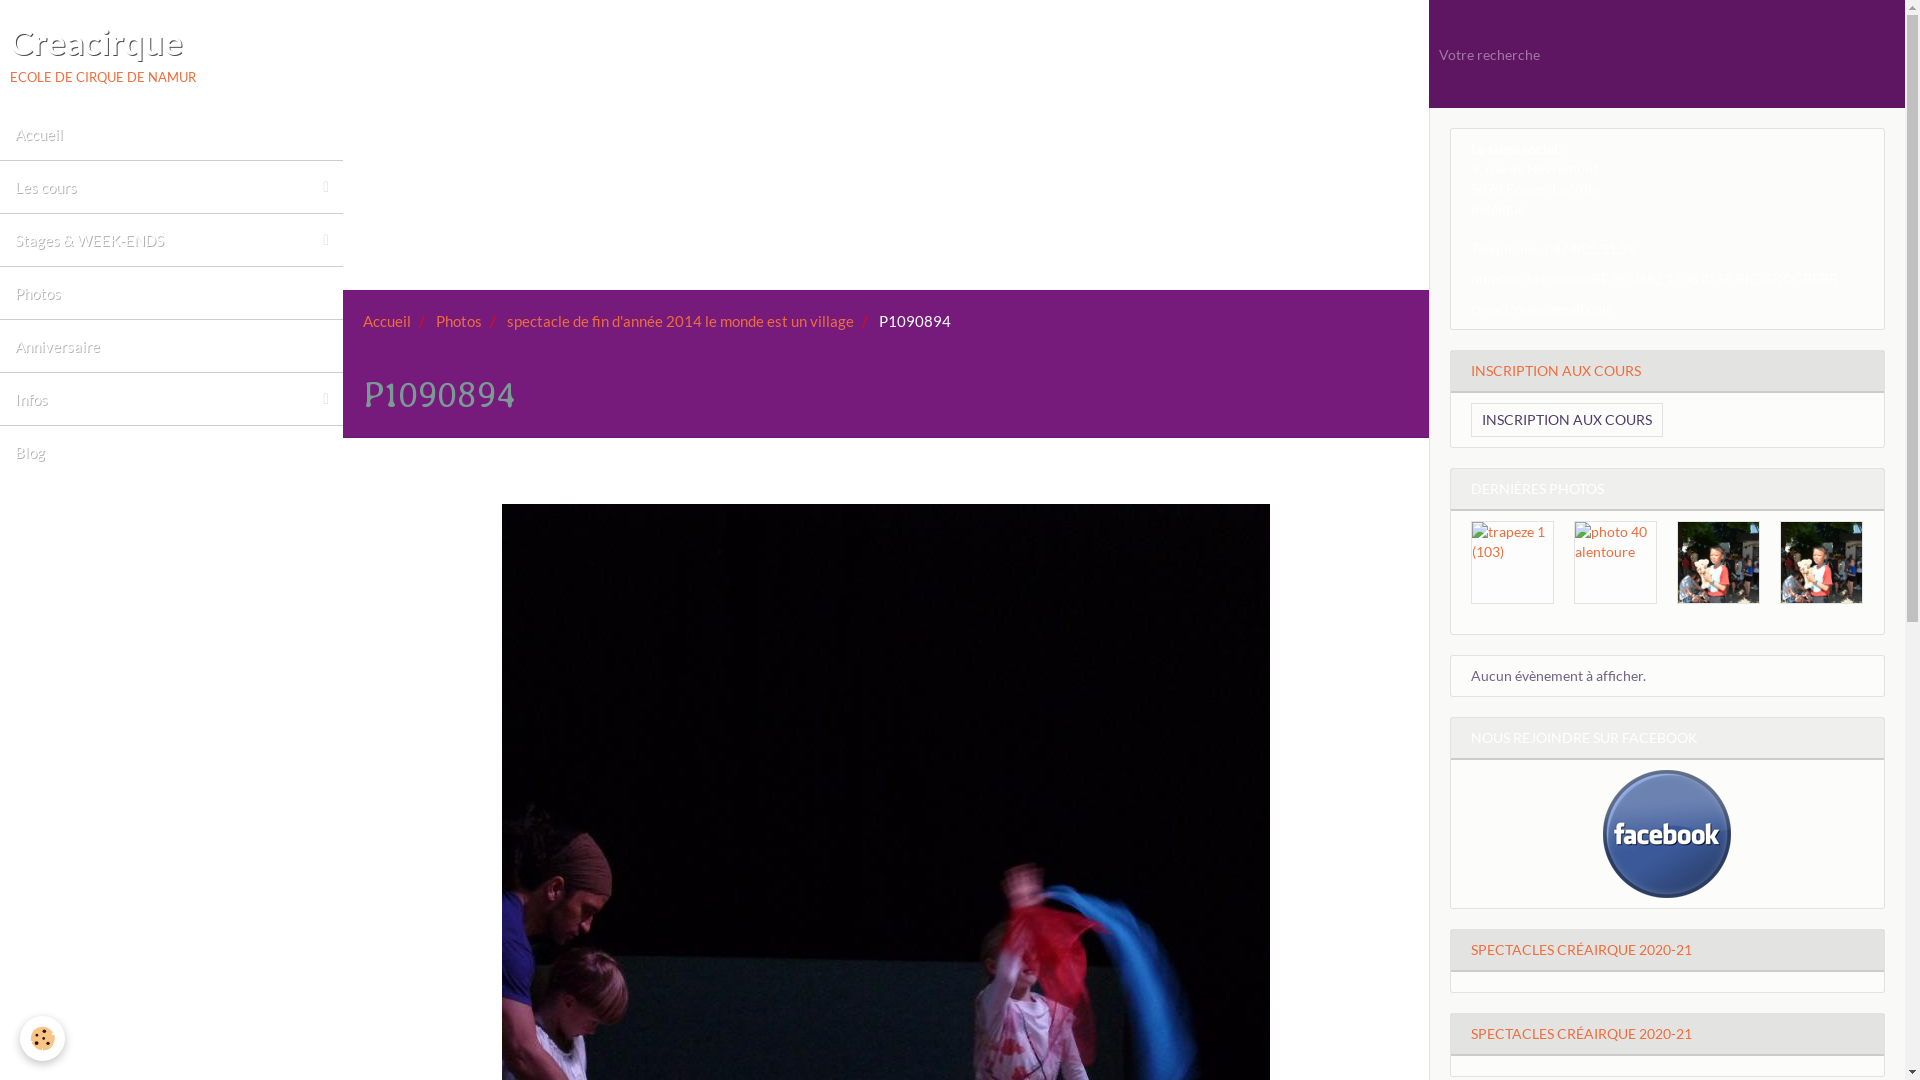  I want to click on 'Creacirque, so click(101, 53).